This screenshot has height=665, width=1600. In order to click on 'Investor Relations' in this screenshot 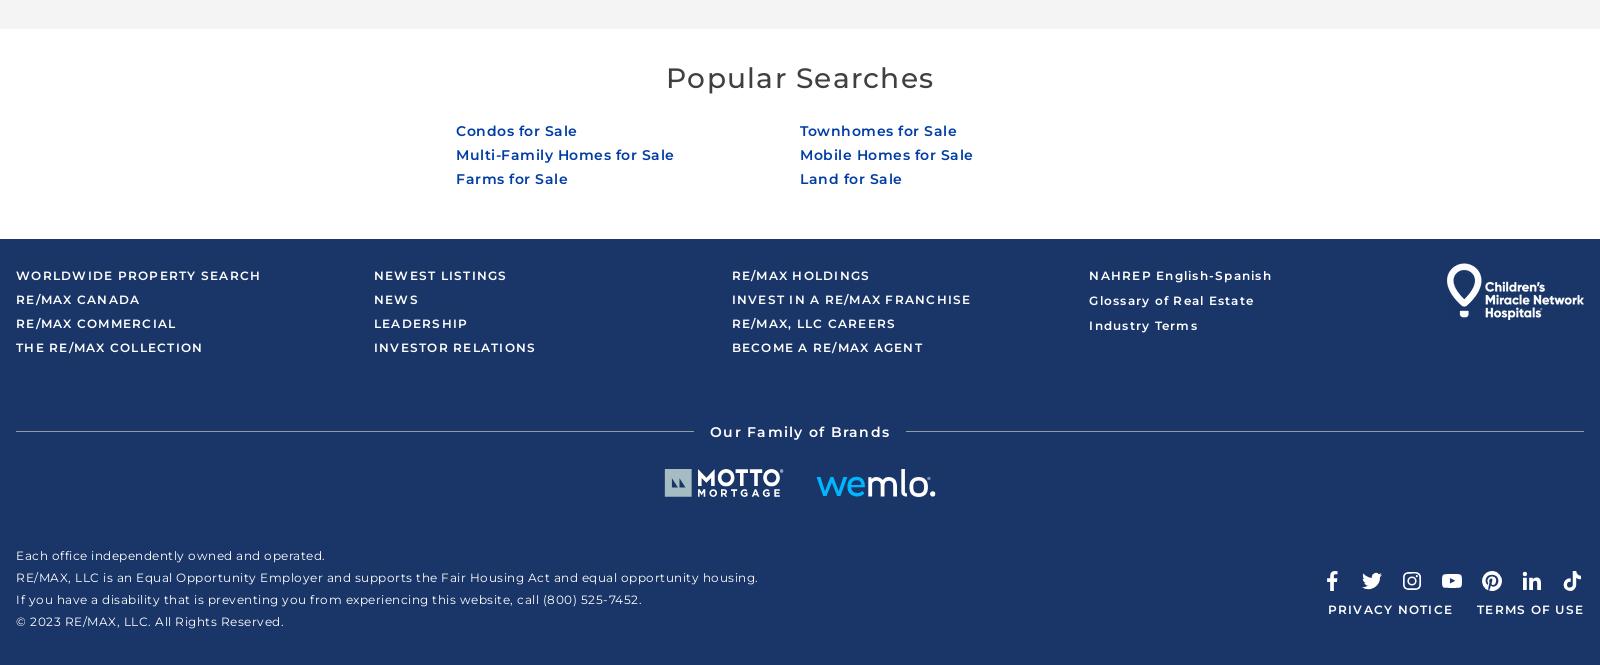, I will do `click(453, 346)`.